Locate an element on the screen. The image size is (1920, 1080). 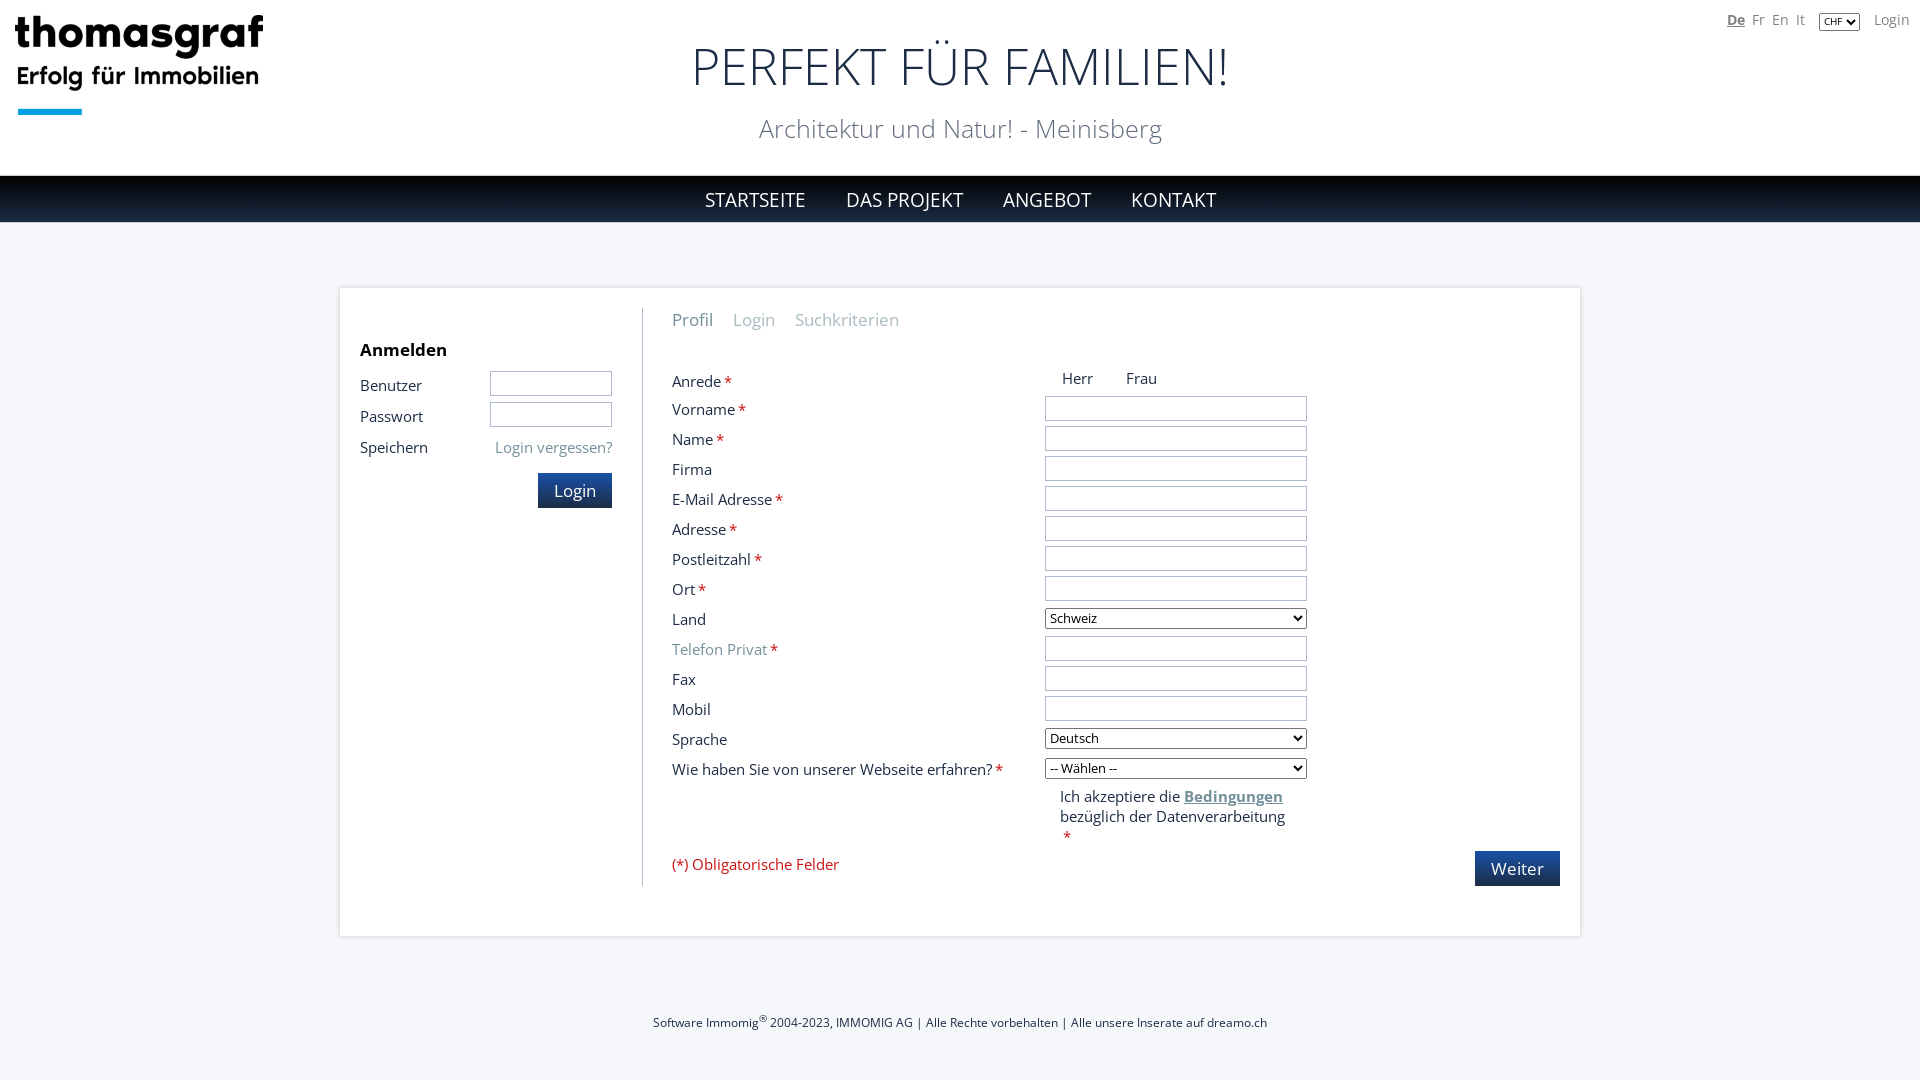
'Suchkriterien' is located at coordinates (857, 318).